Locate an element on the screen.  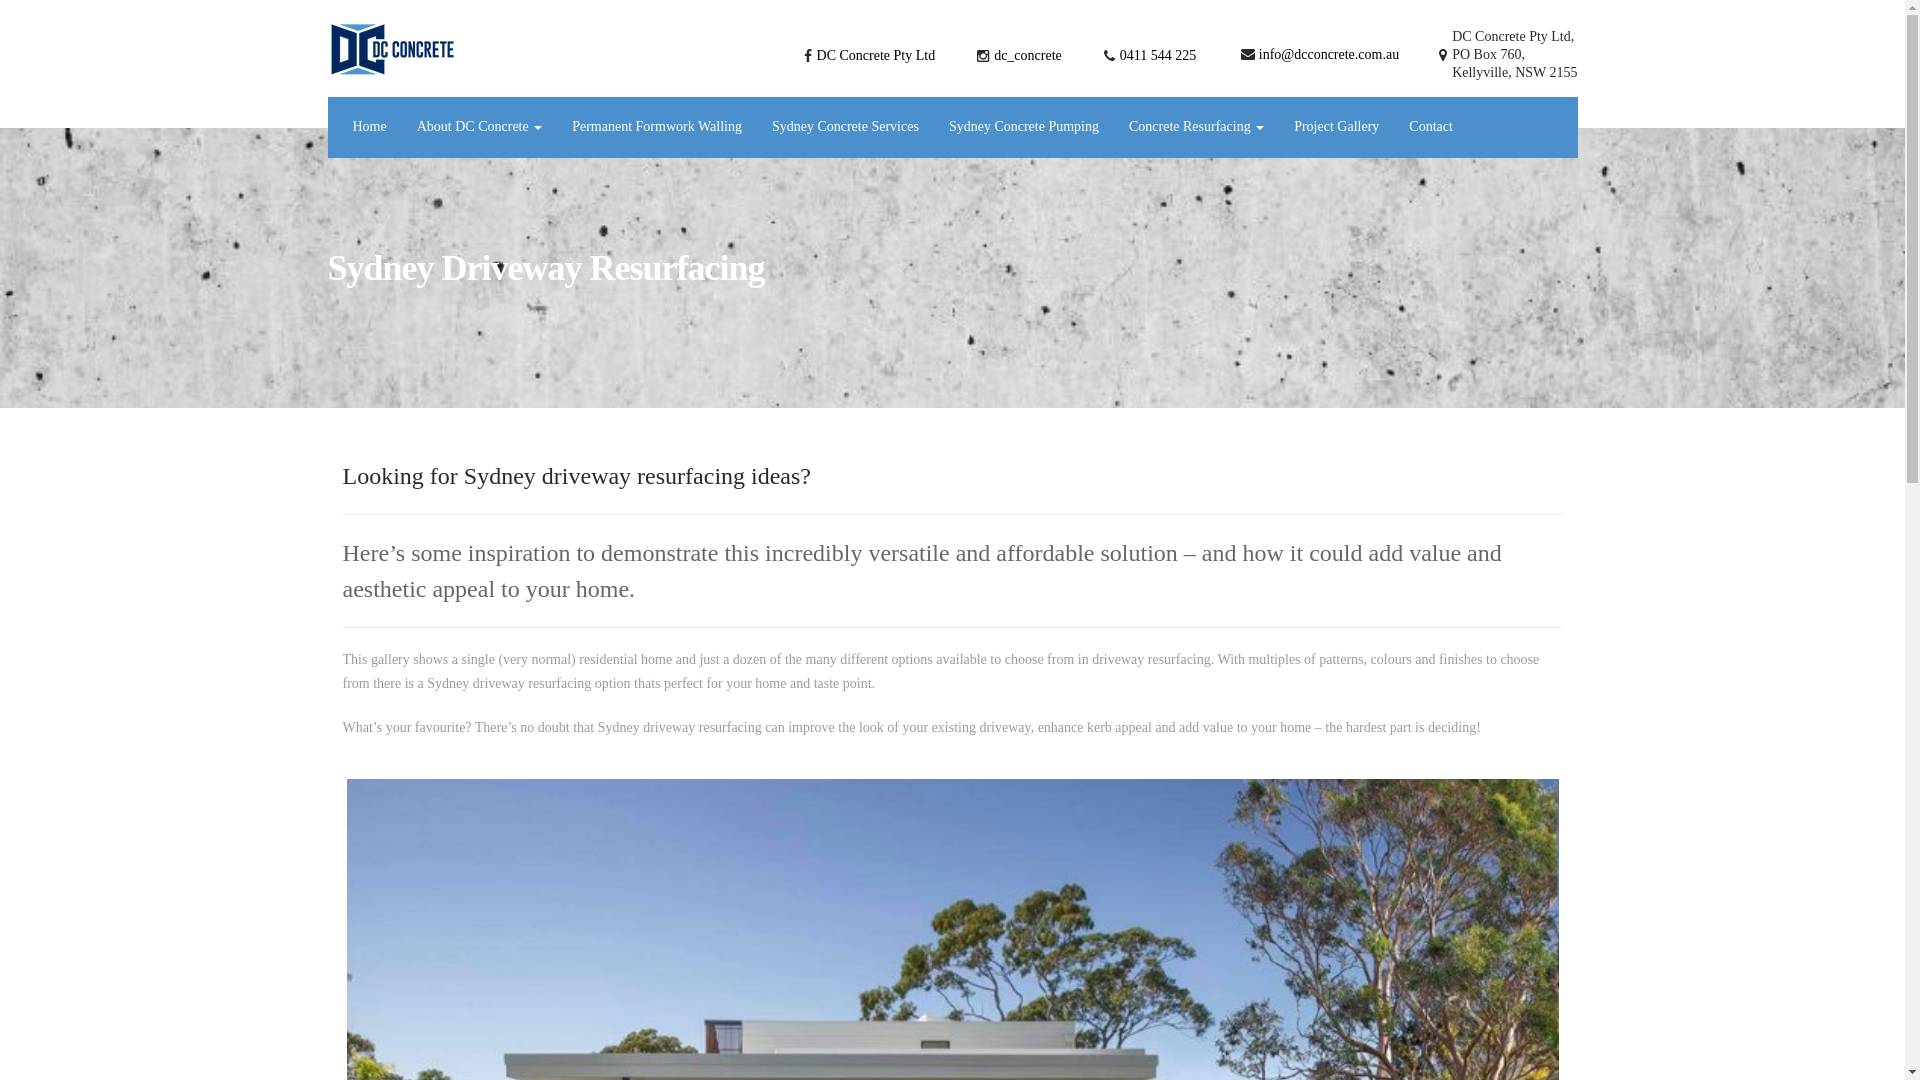
'Concrete Resurfacing' is located at coordinates (1196, 127).